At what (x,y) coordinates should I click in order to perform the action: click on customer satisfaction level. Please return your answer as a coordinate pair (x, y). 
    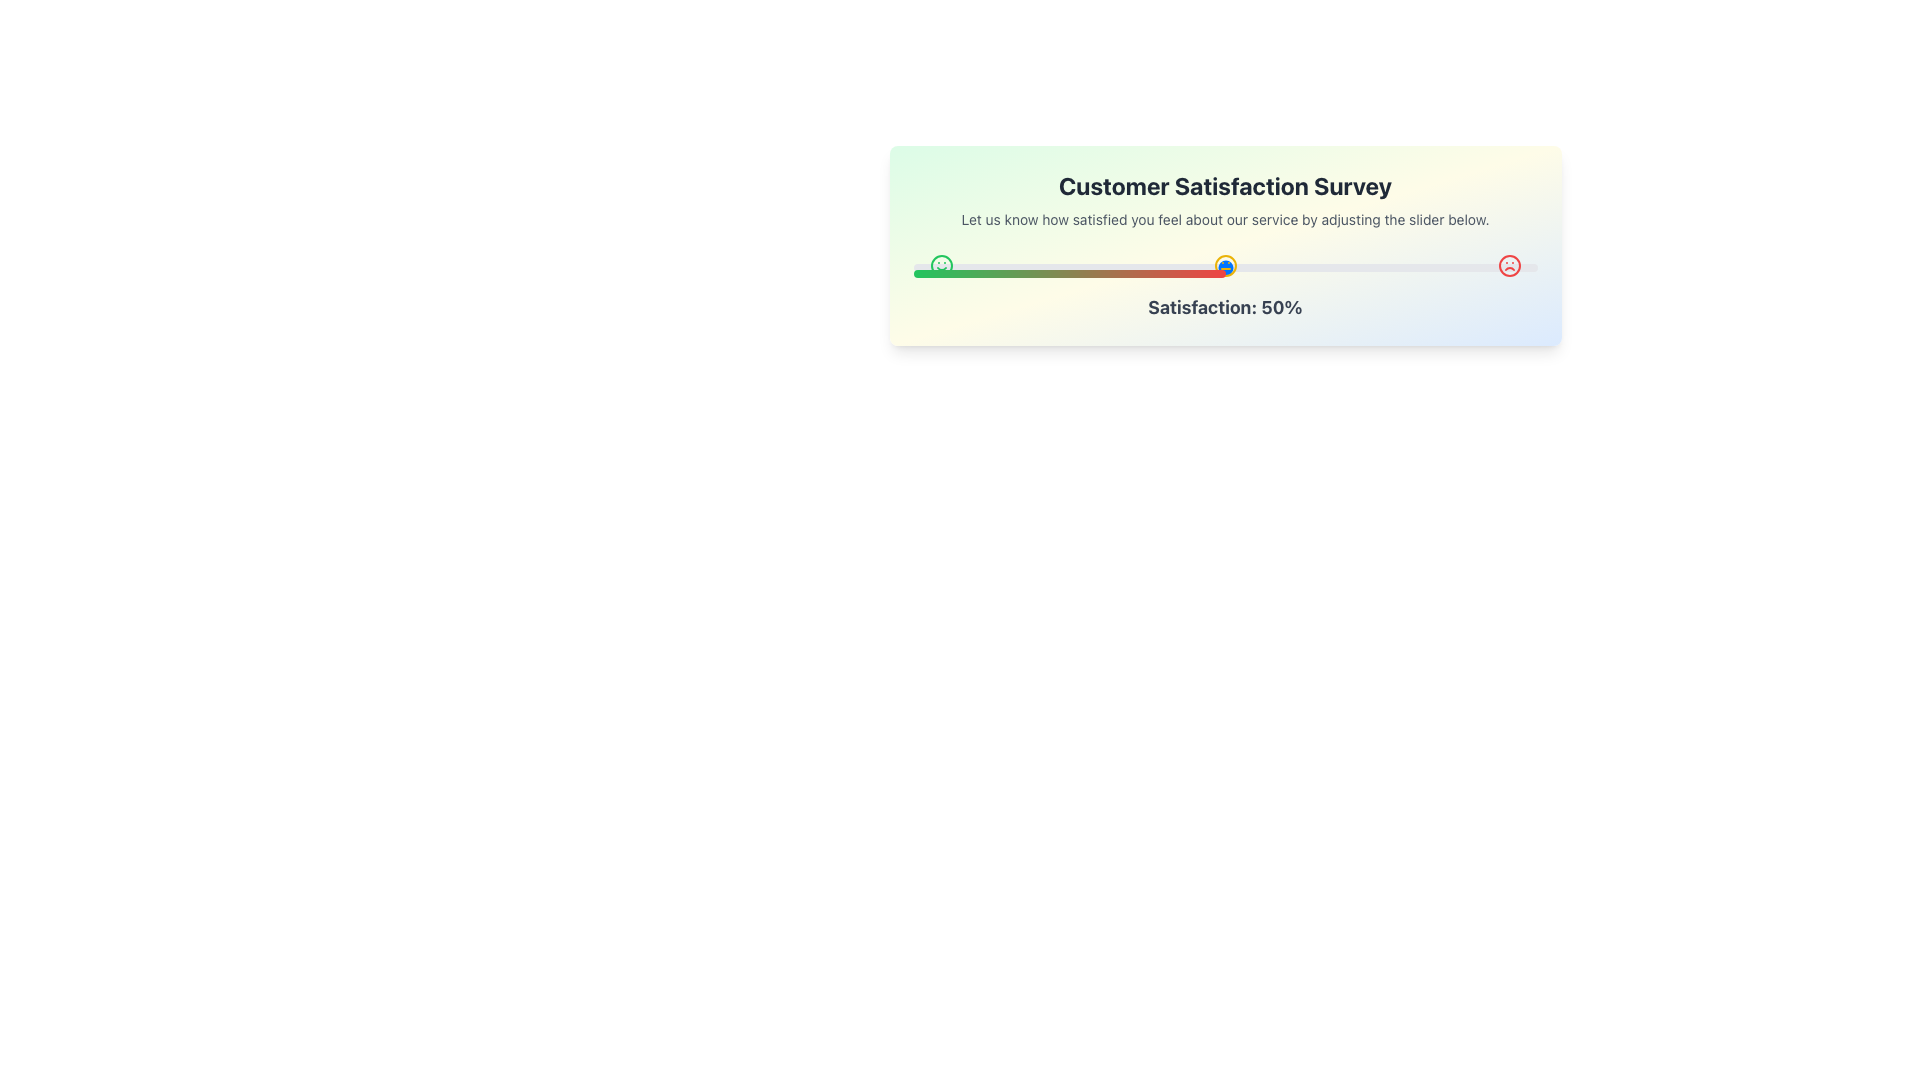
    Looking at the image, I should click on (1331, 266).